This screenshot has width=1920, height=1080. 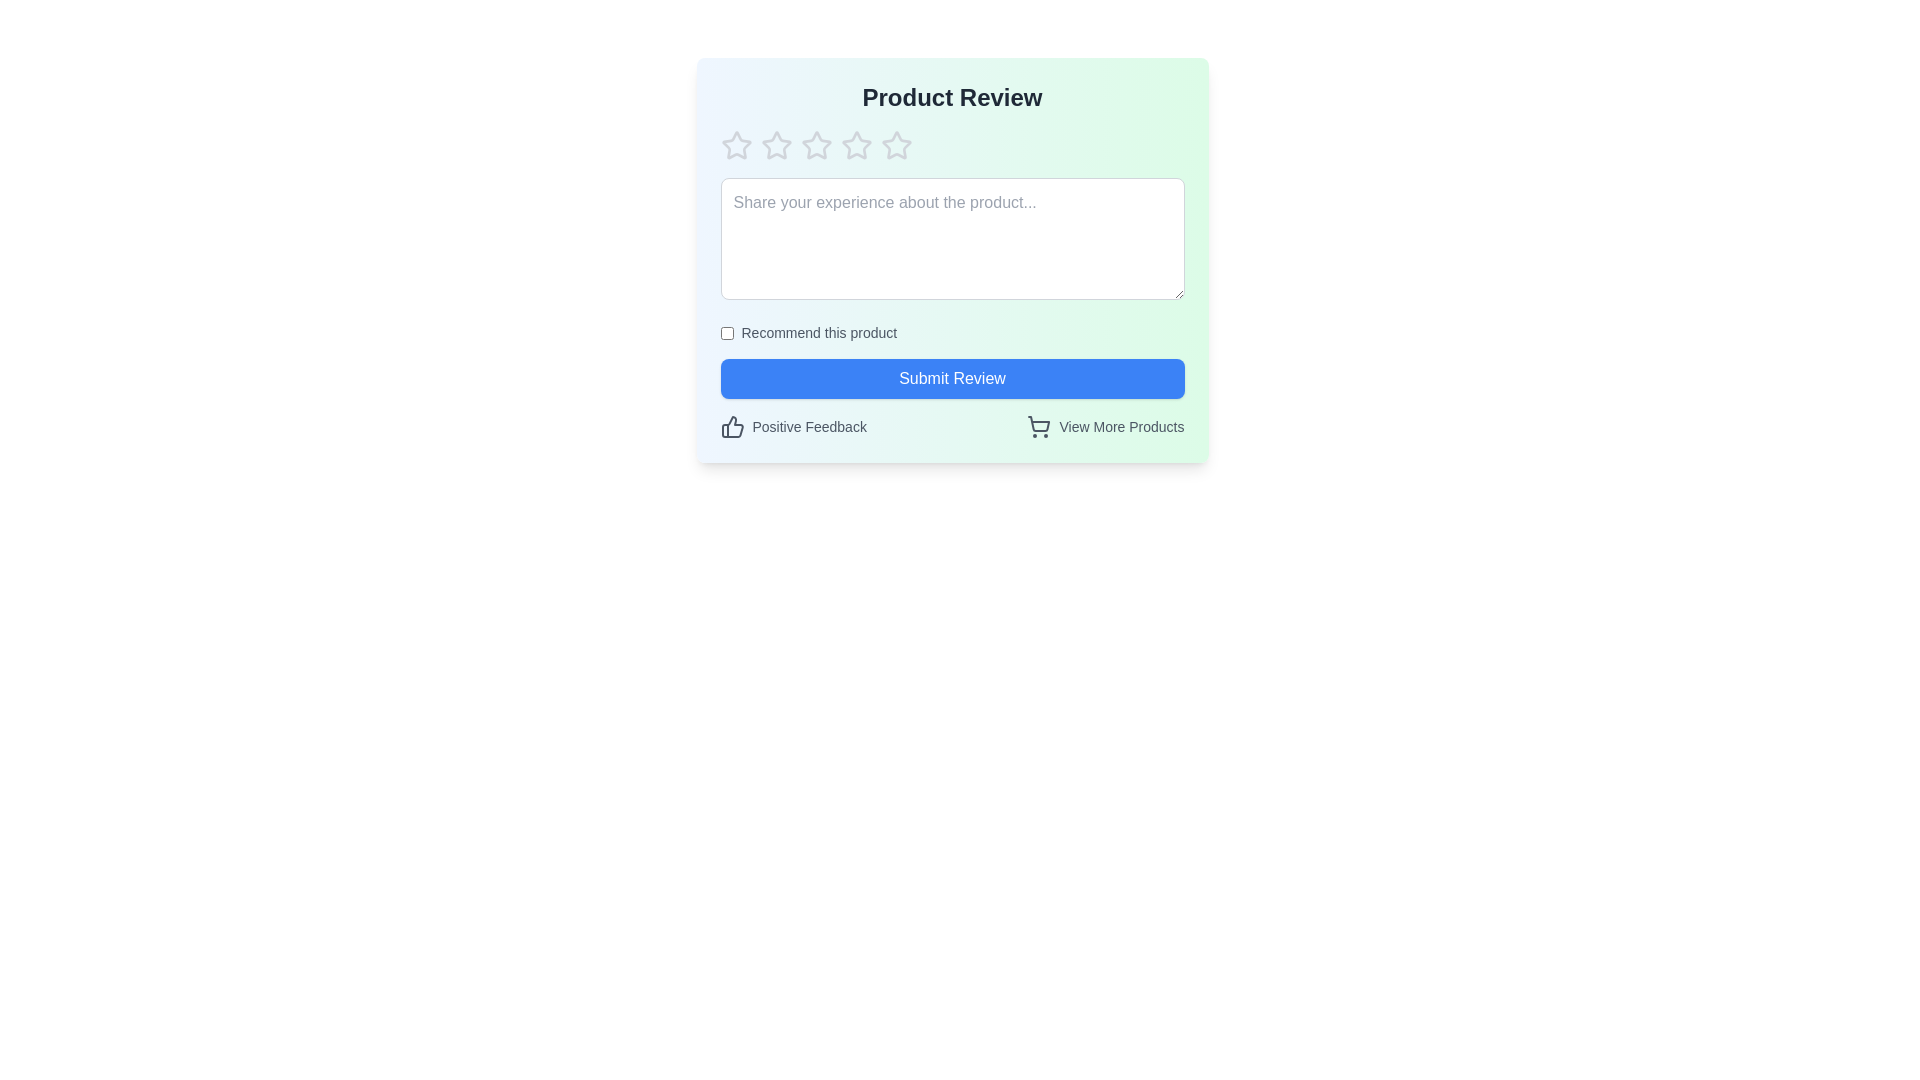 I want to click on the product rating to 2 stars by clicking on the respective star, so click(x=775, y=145).